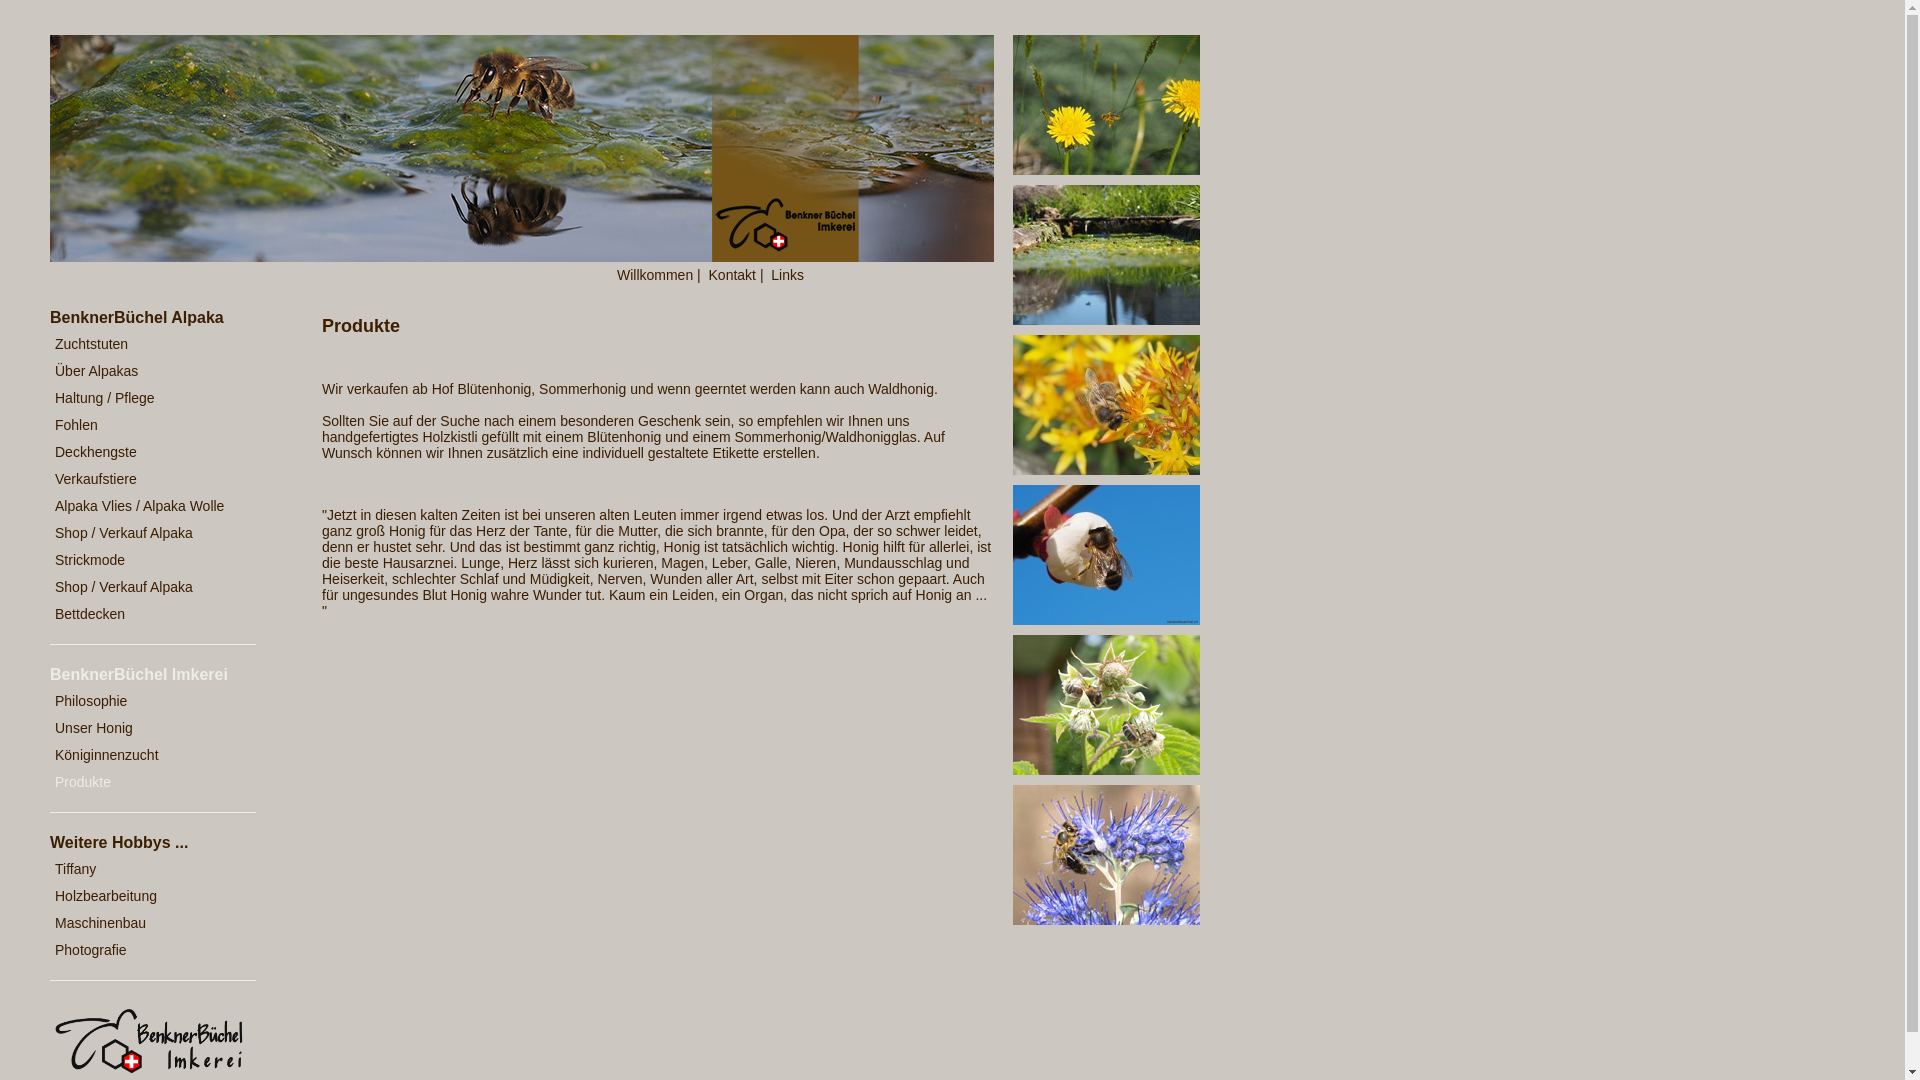 The height and width of the screenshot is (1080, 1920). I want to click on 'Photografie', so click(143, 949).